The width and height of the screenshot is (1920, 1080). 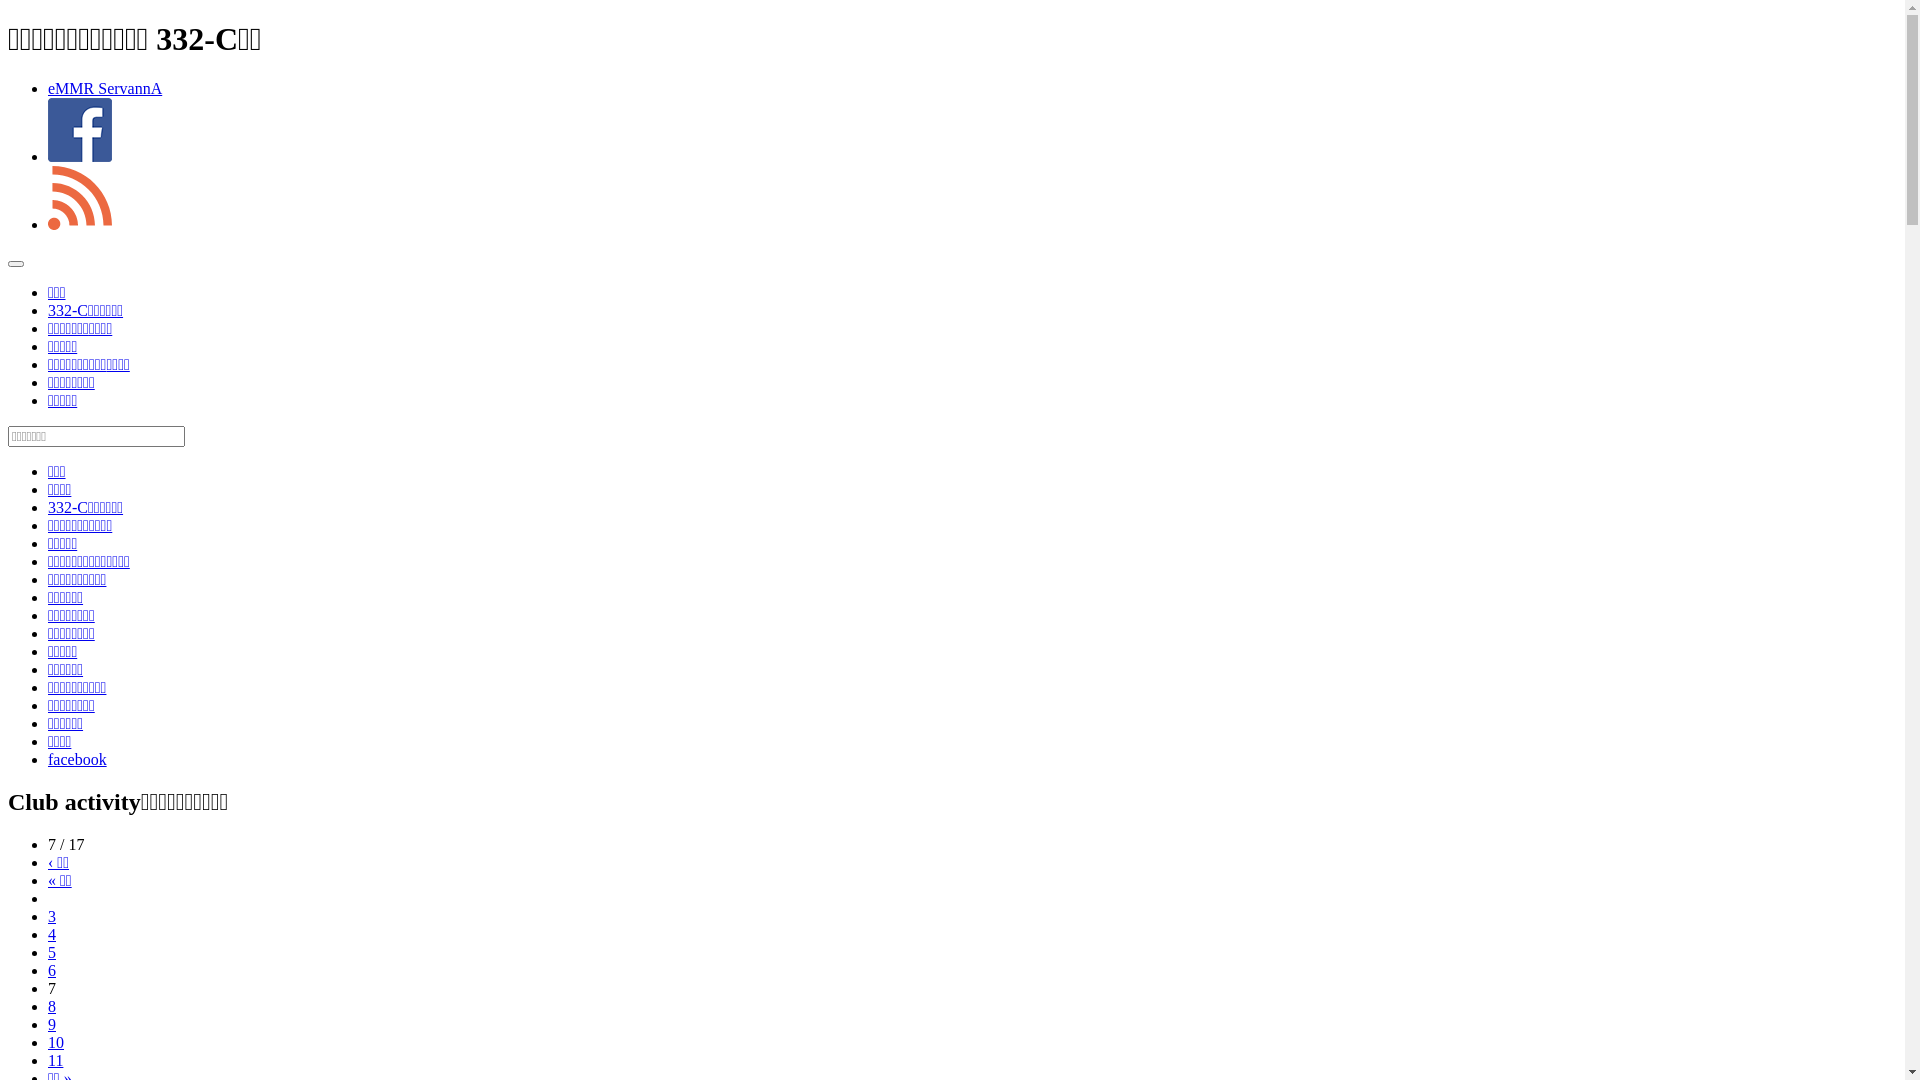 What do you see at coordinates (52, 969) in the screenshot?
I see `'6'` at bounding box center [52, 969].